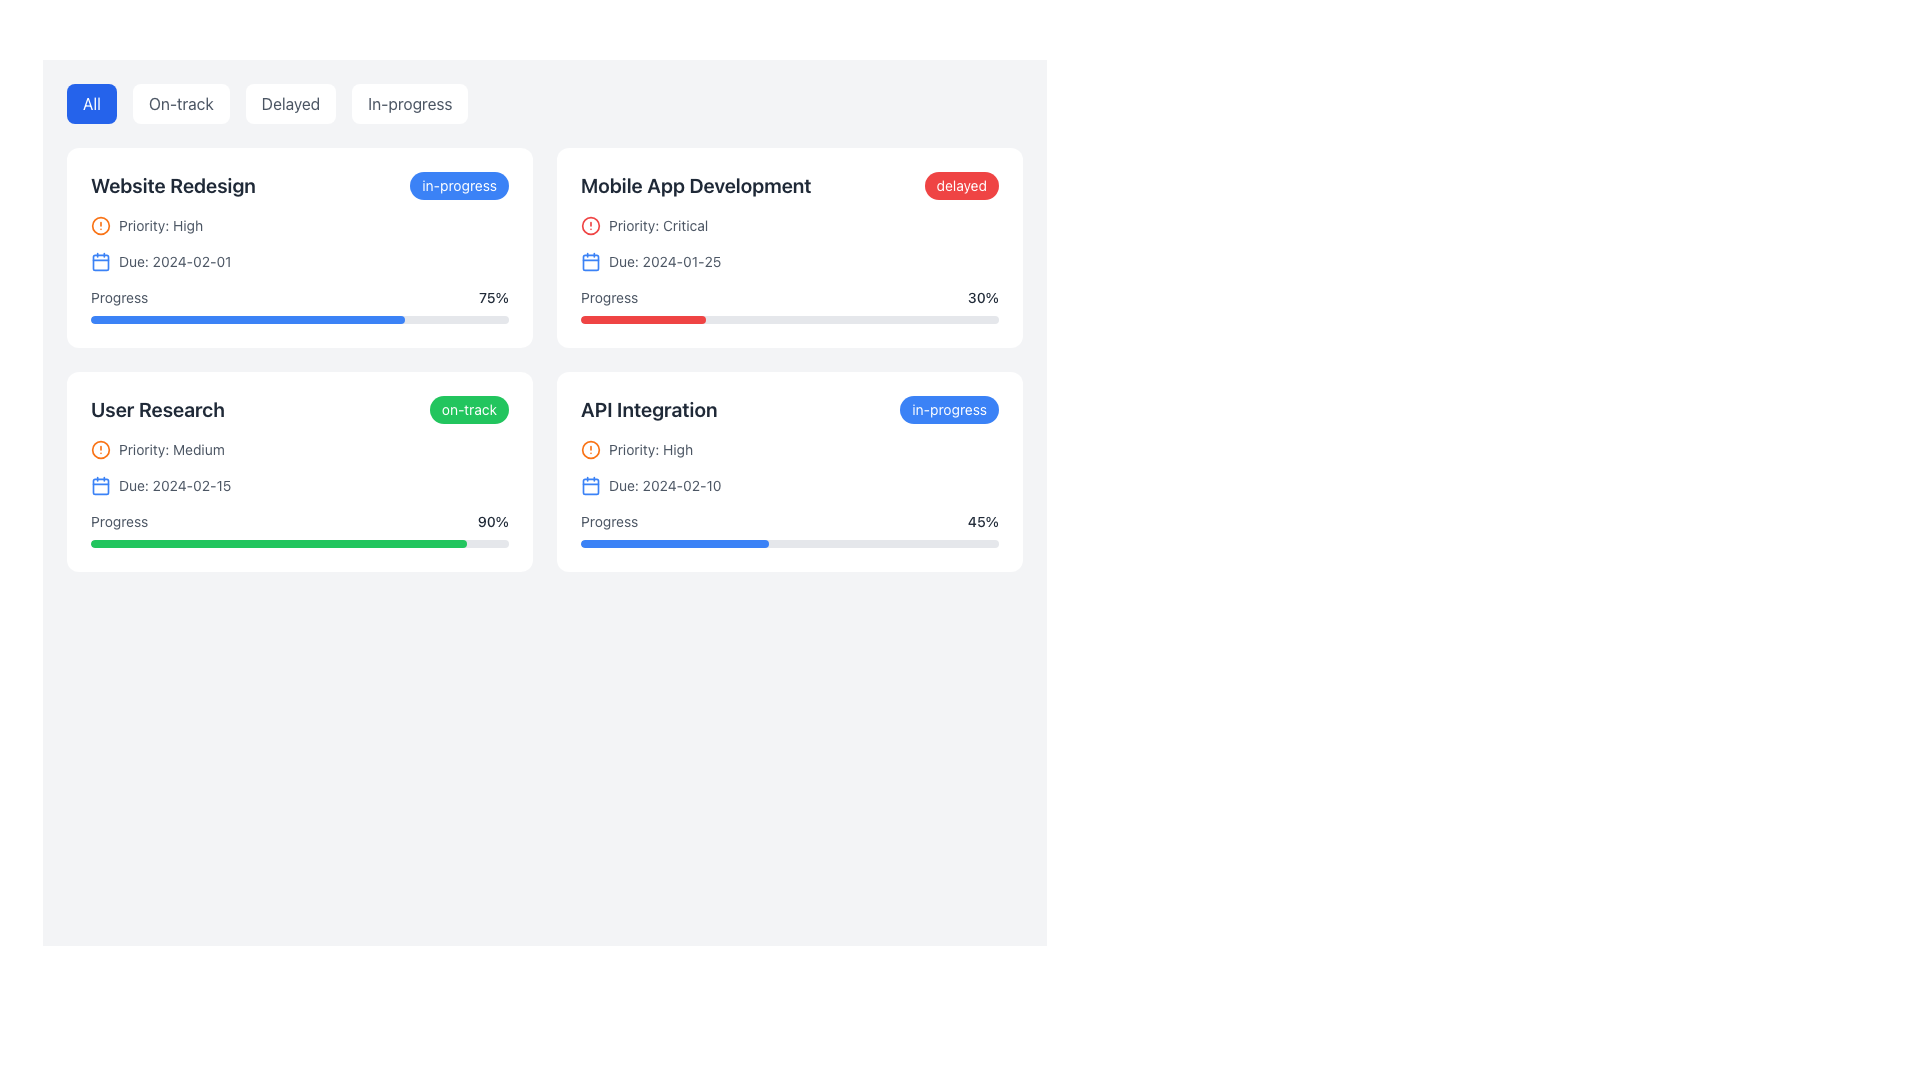 The height and width of the screenshot is (1080, 1920). I want to click on the text label or heading titled 'API Integration', which serves as the header for a section or card, located in the bottom-right area of the grid layout, so click(649, 408).